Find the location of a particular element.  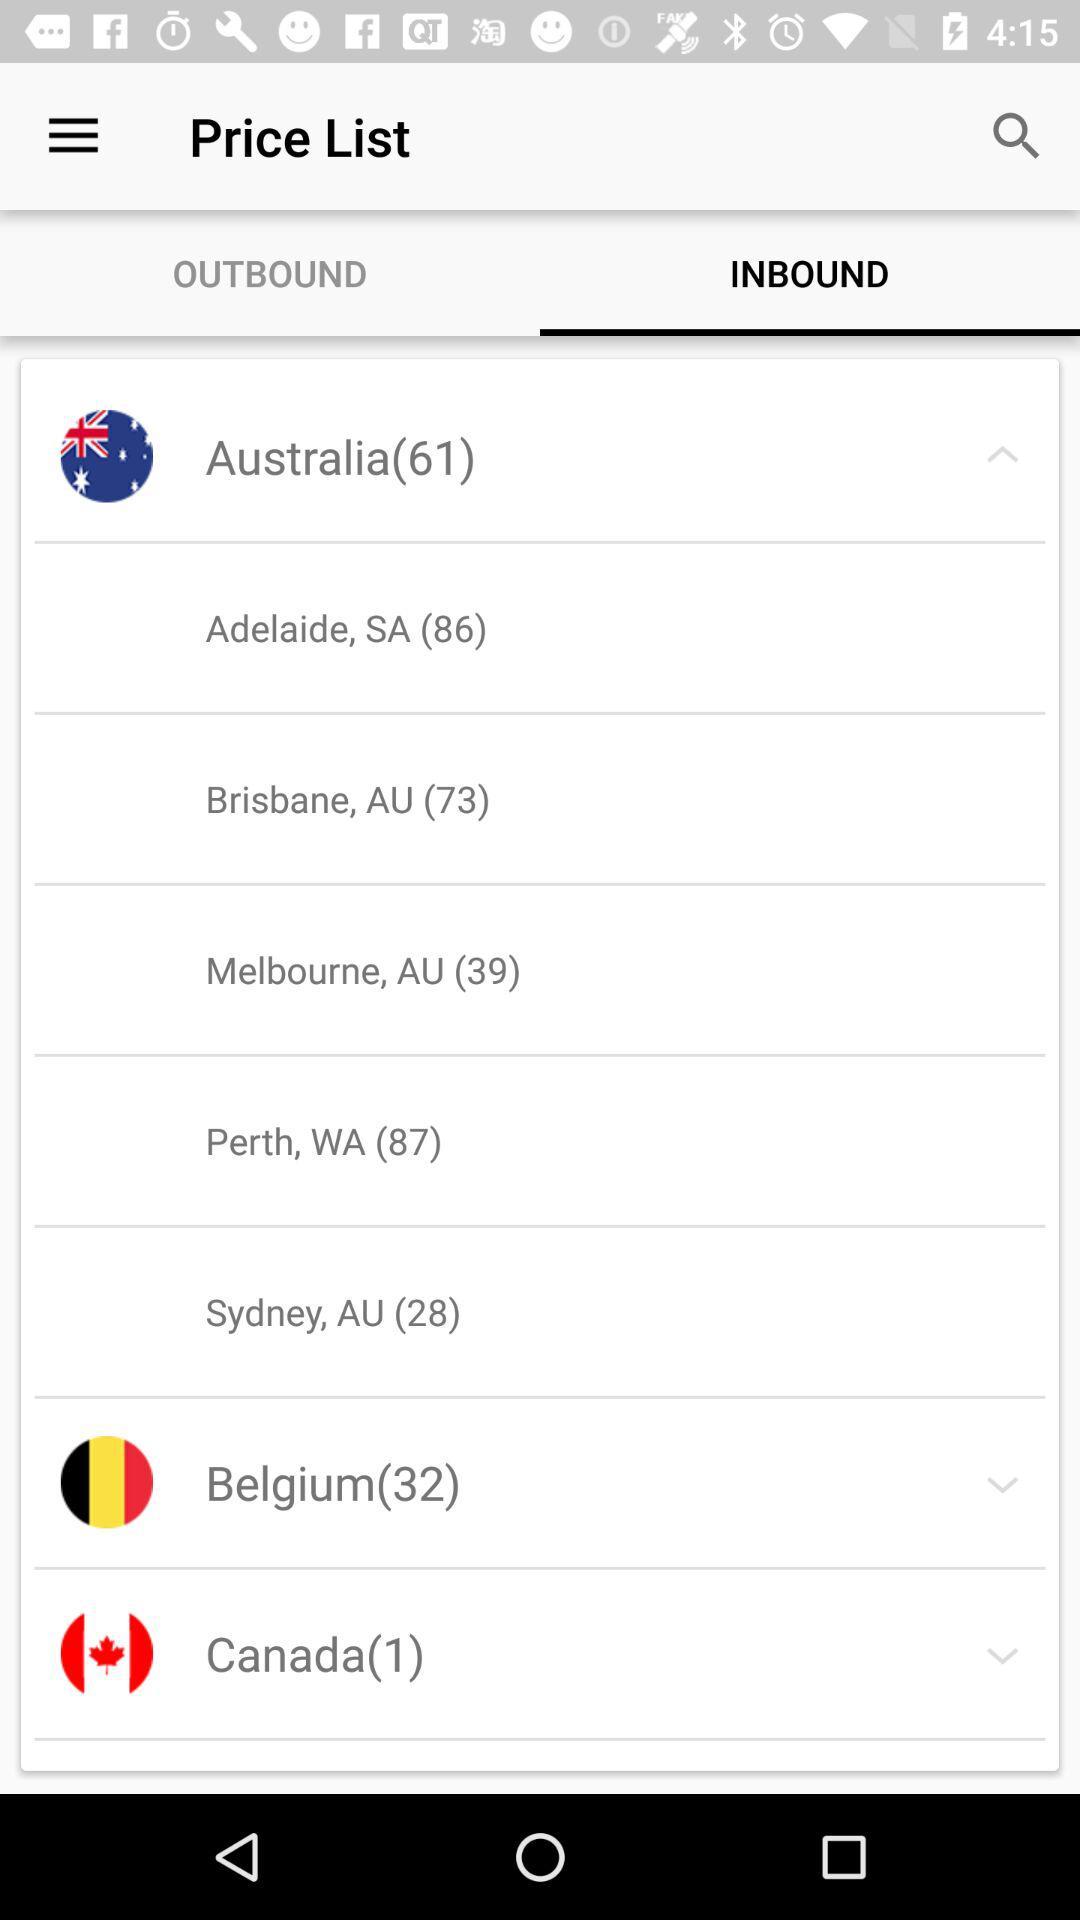

icon next to the price list icon is located at coordinates (72, 135).